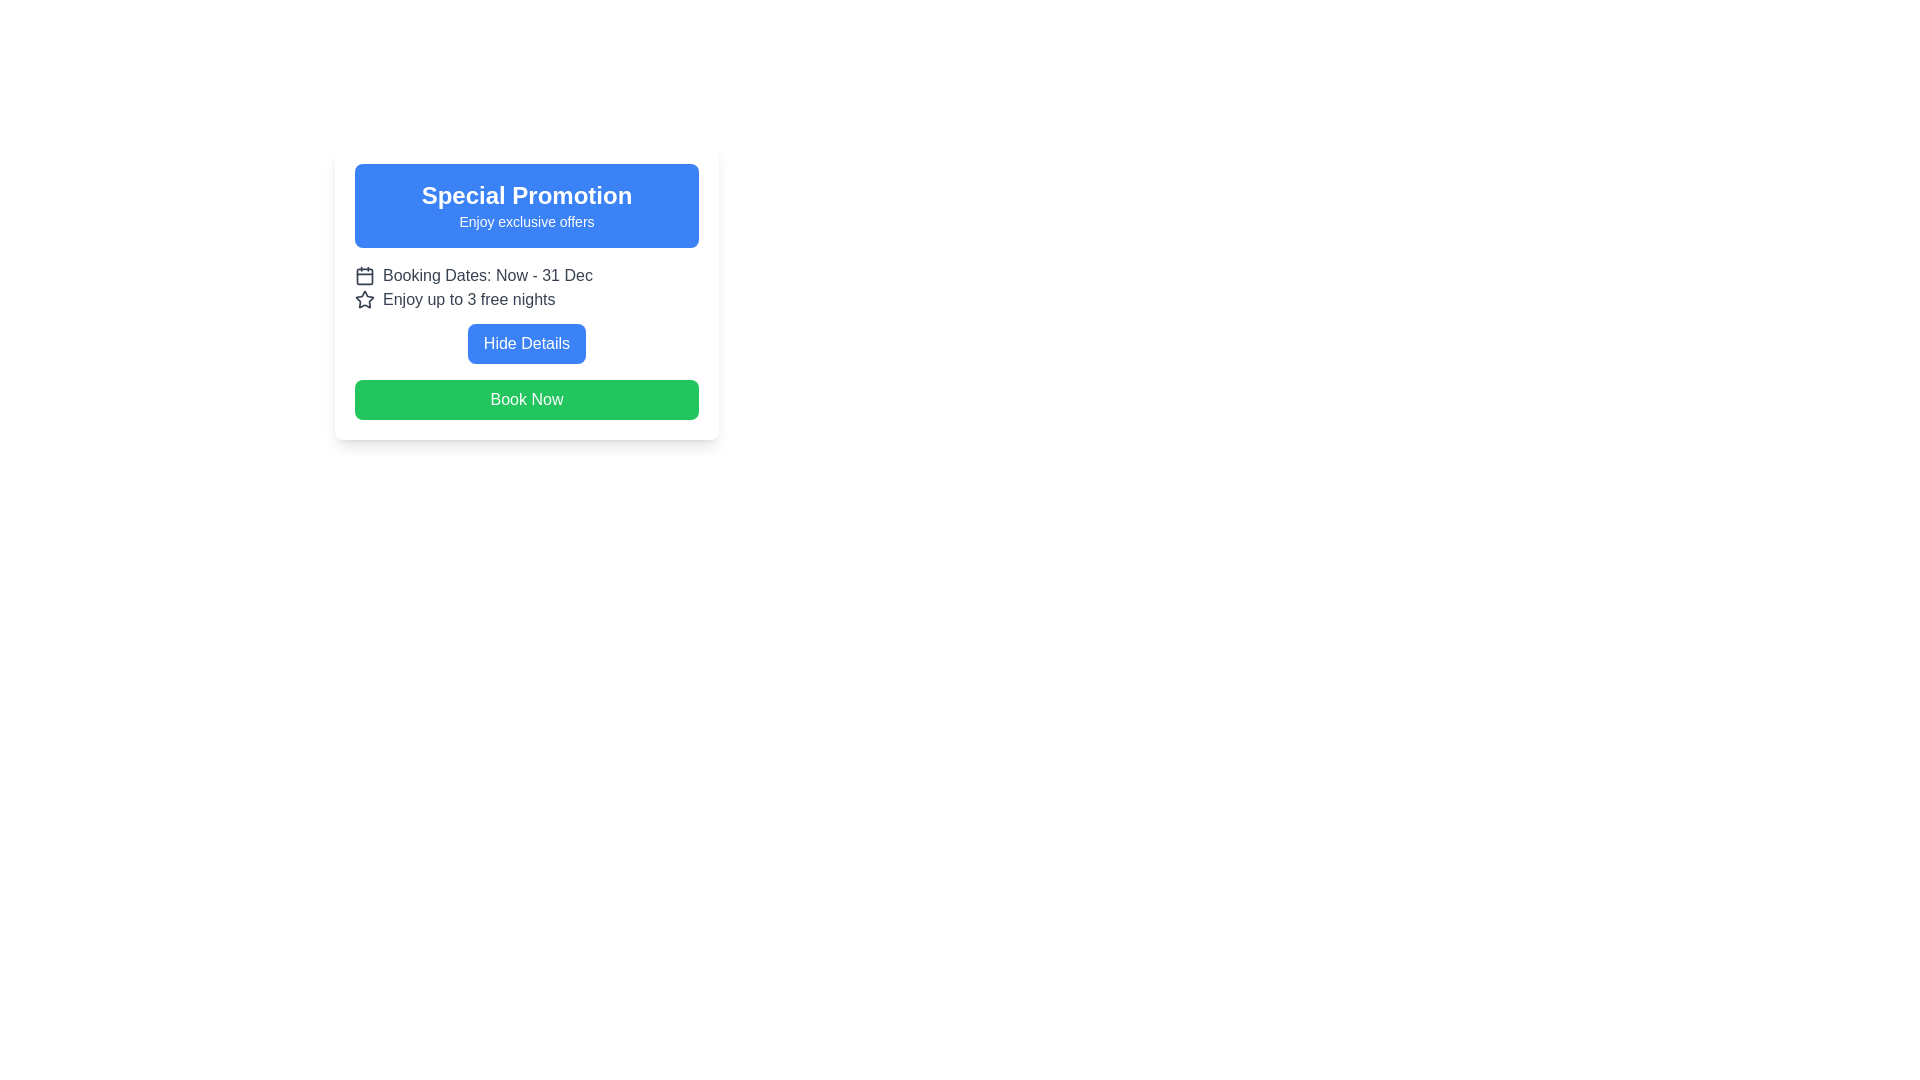 This screenshot has width=1920, height=1080. What do you see at coordinates (527, 400) in the screenshot?
I see `the green 'Book Now' button with rounded corners located at the bottom of the promotional card to initiate booking` at bounding box center [527, 400].